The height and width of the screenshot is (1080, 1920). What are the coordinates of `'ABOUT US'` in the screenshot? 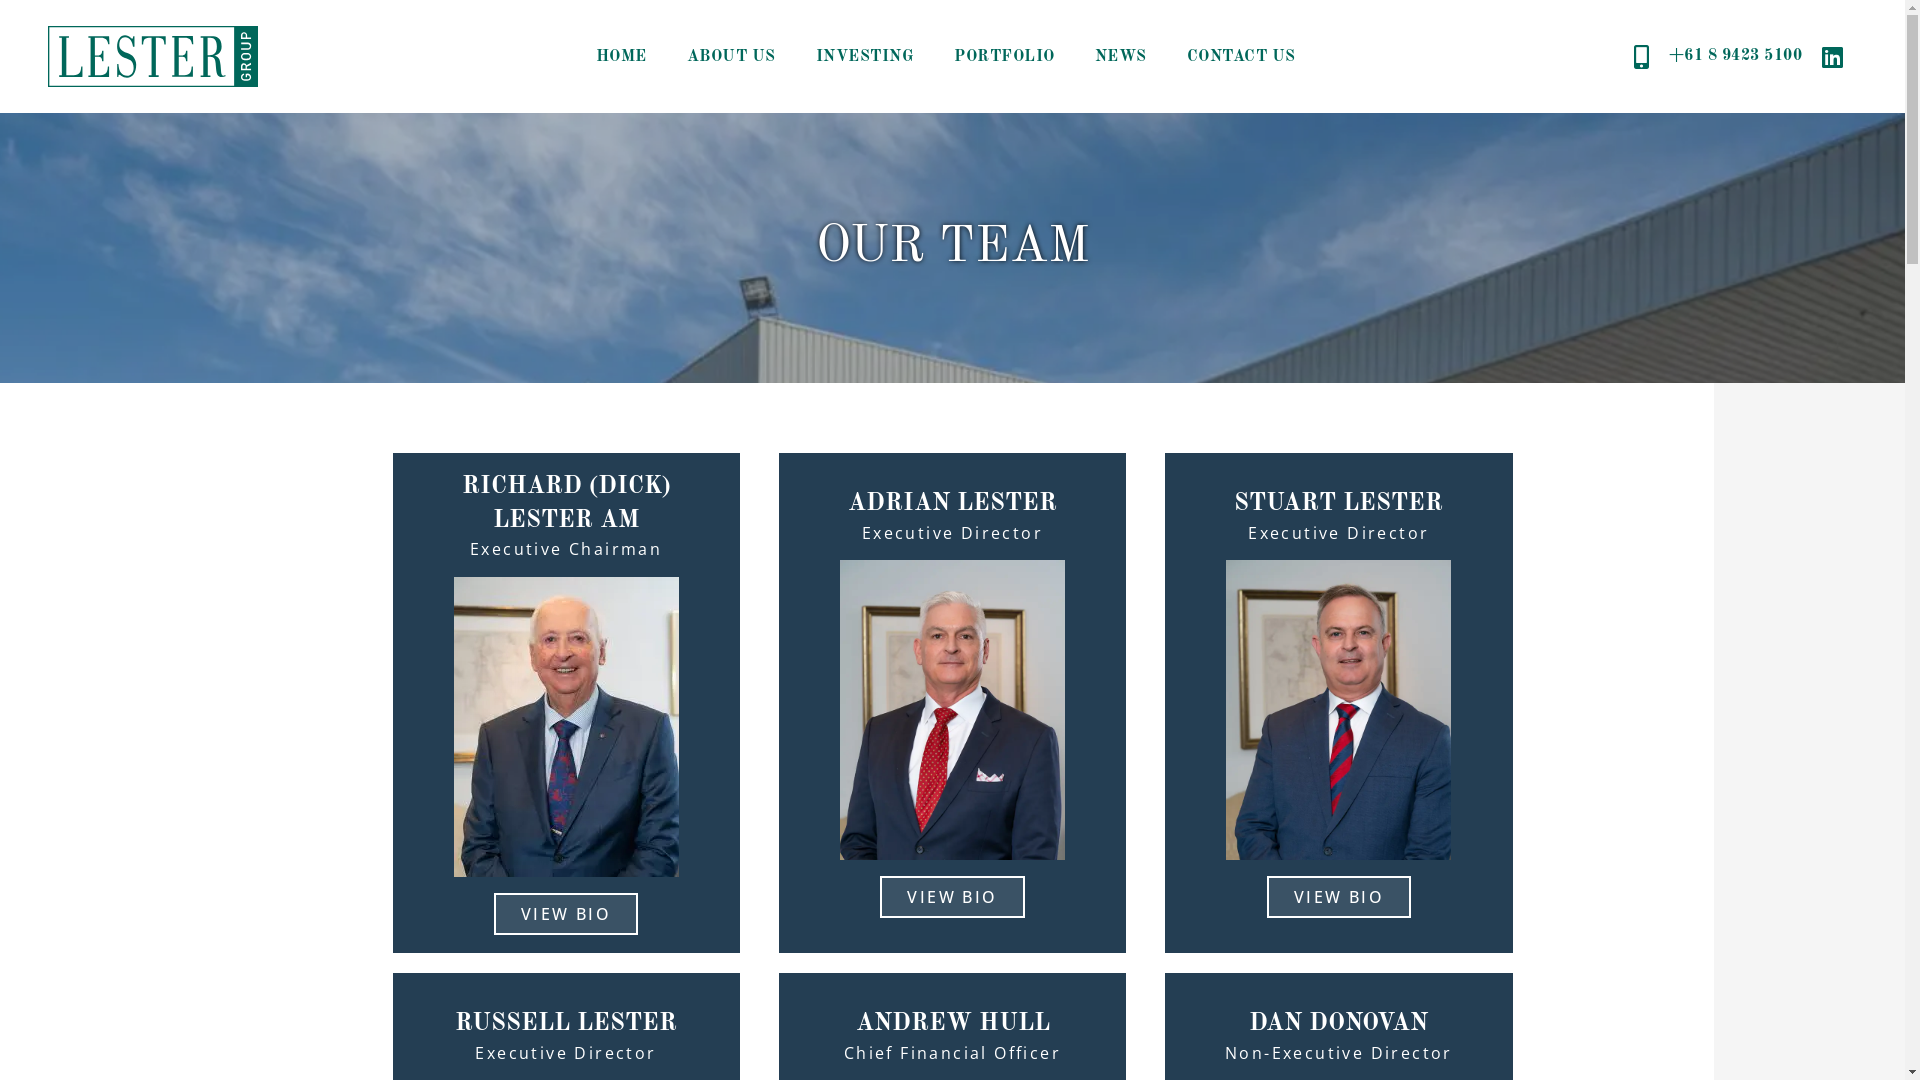 It's located at (667, 56).